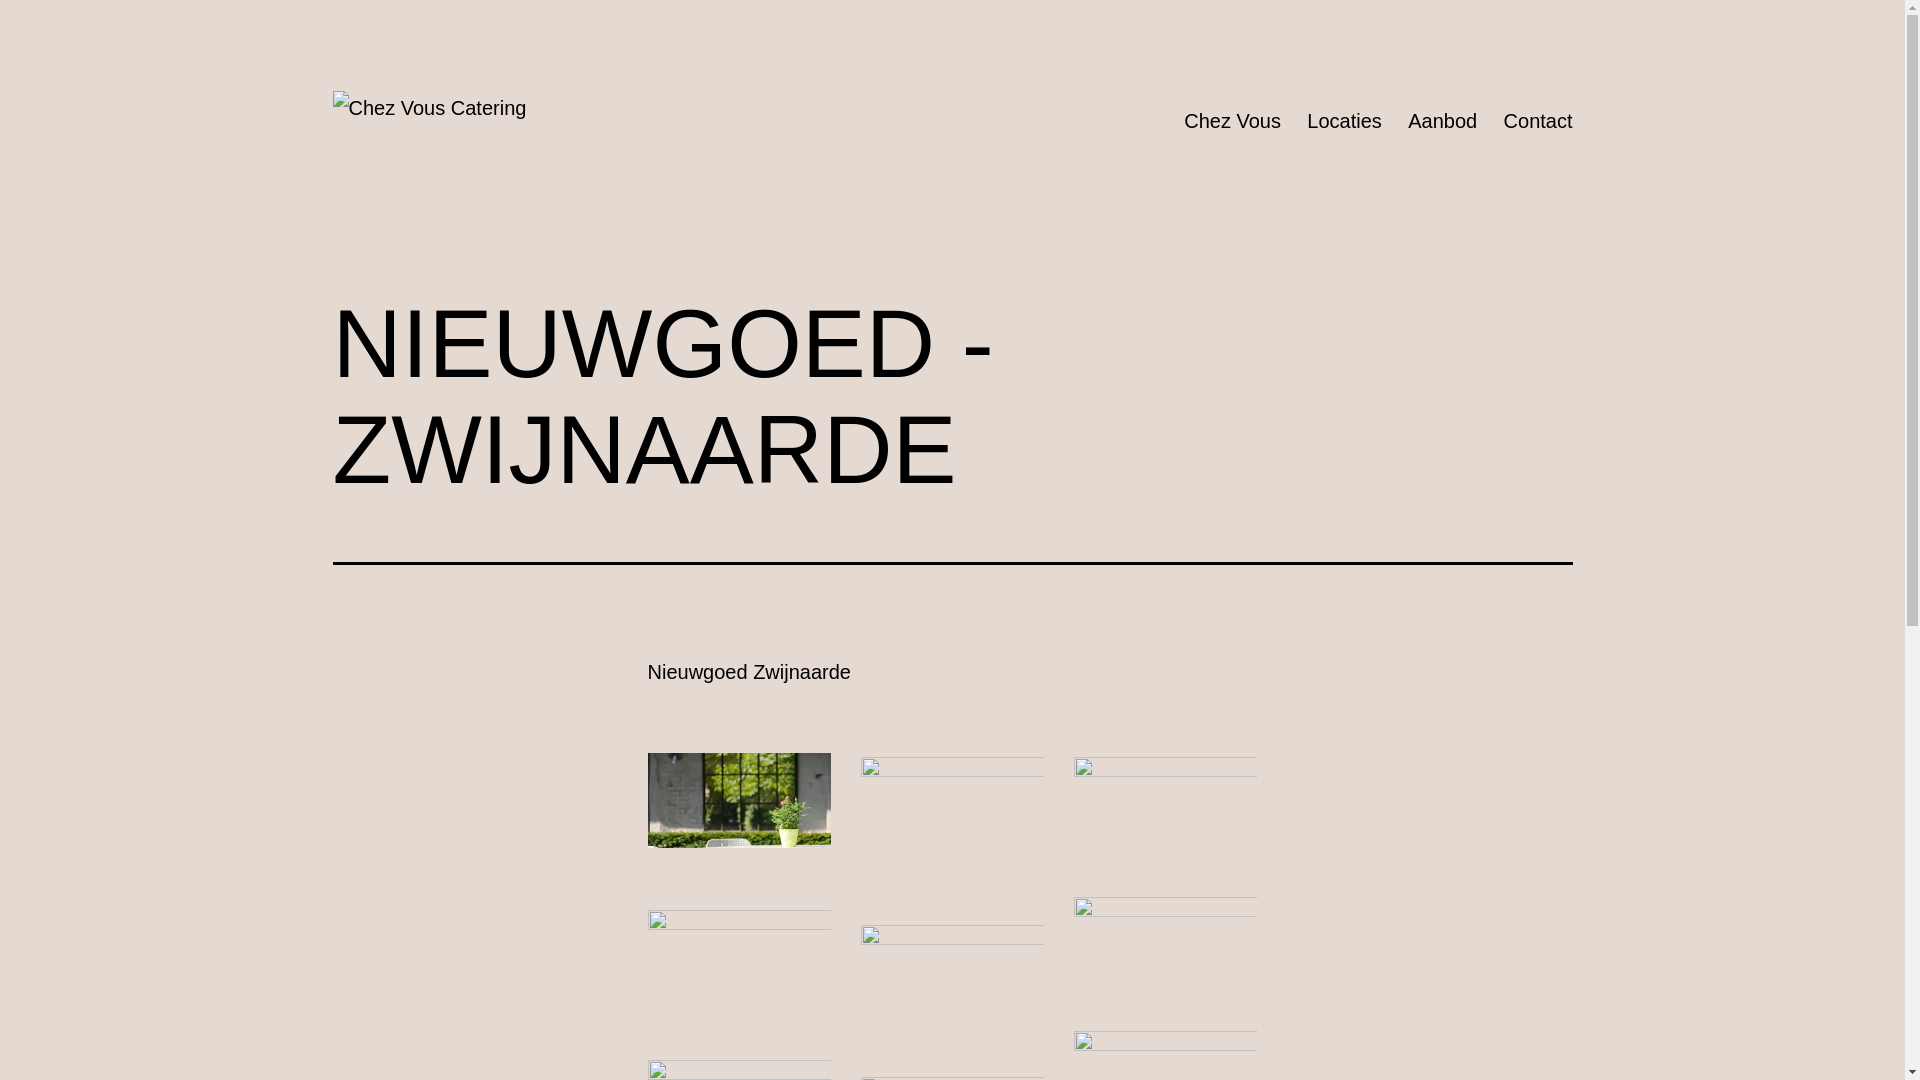 Image resolution: width=1920 pixels, height=1080 pixels. What do you see at coordinates (1536, 121) in the screenshot?
I see `'Contact'` at bounding box center [1536, 121].